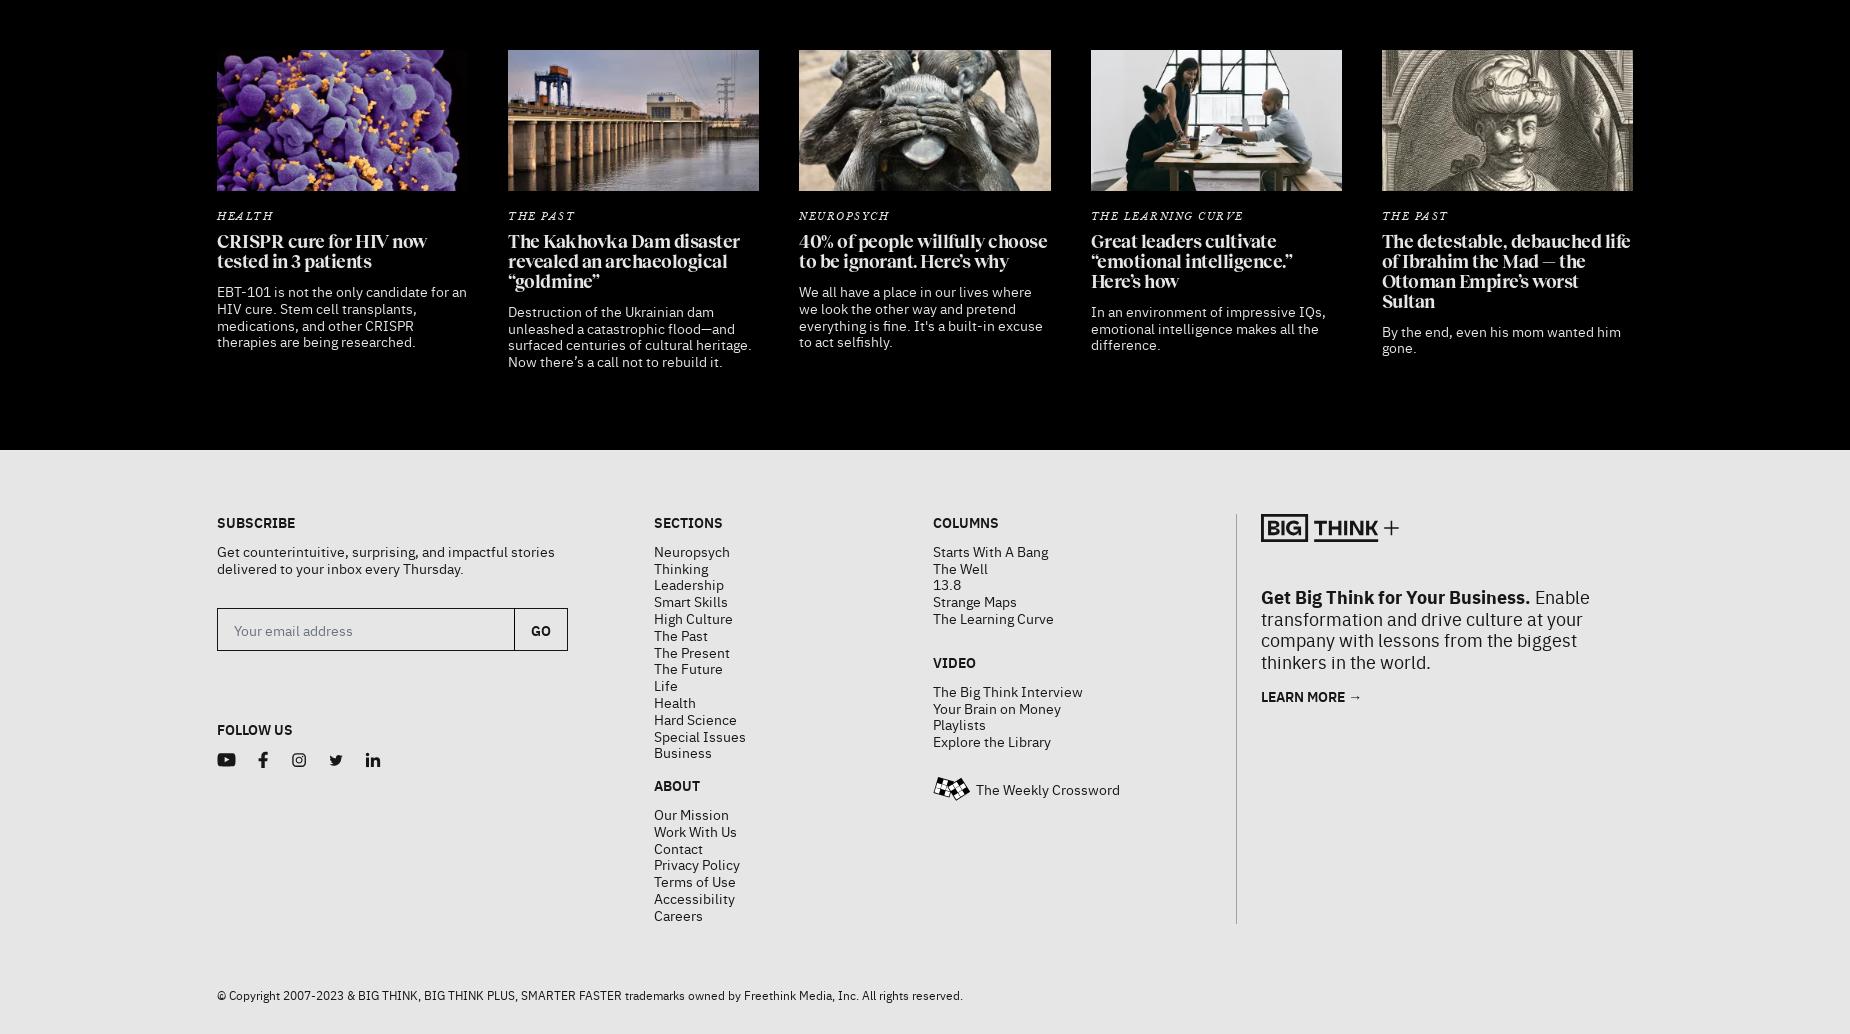 The height and width of the screenshot is (1034, 1850). What do you see at coordinates (694, 668) in the screenshot?
I see `'Hard Science'` at bounding box center [694, 668].